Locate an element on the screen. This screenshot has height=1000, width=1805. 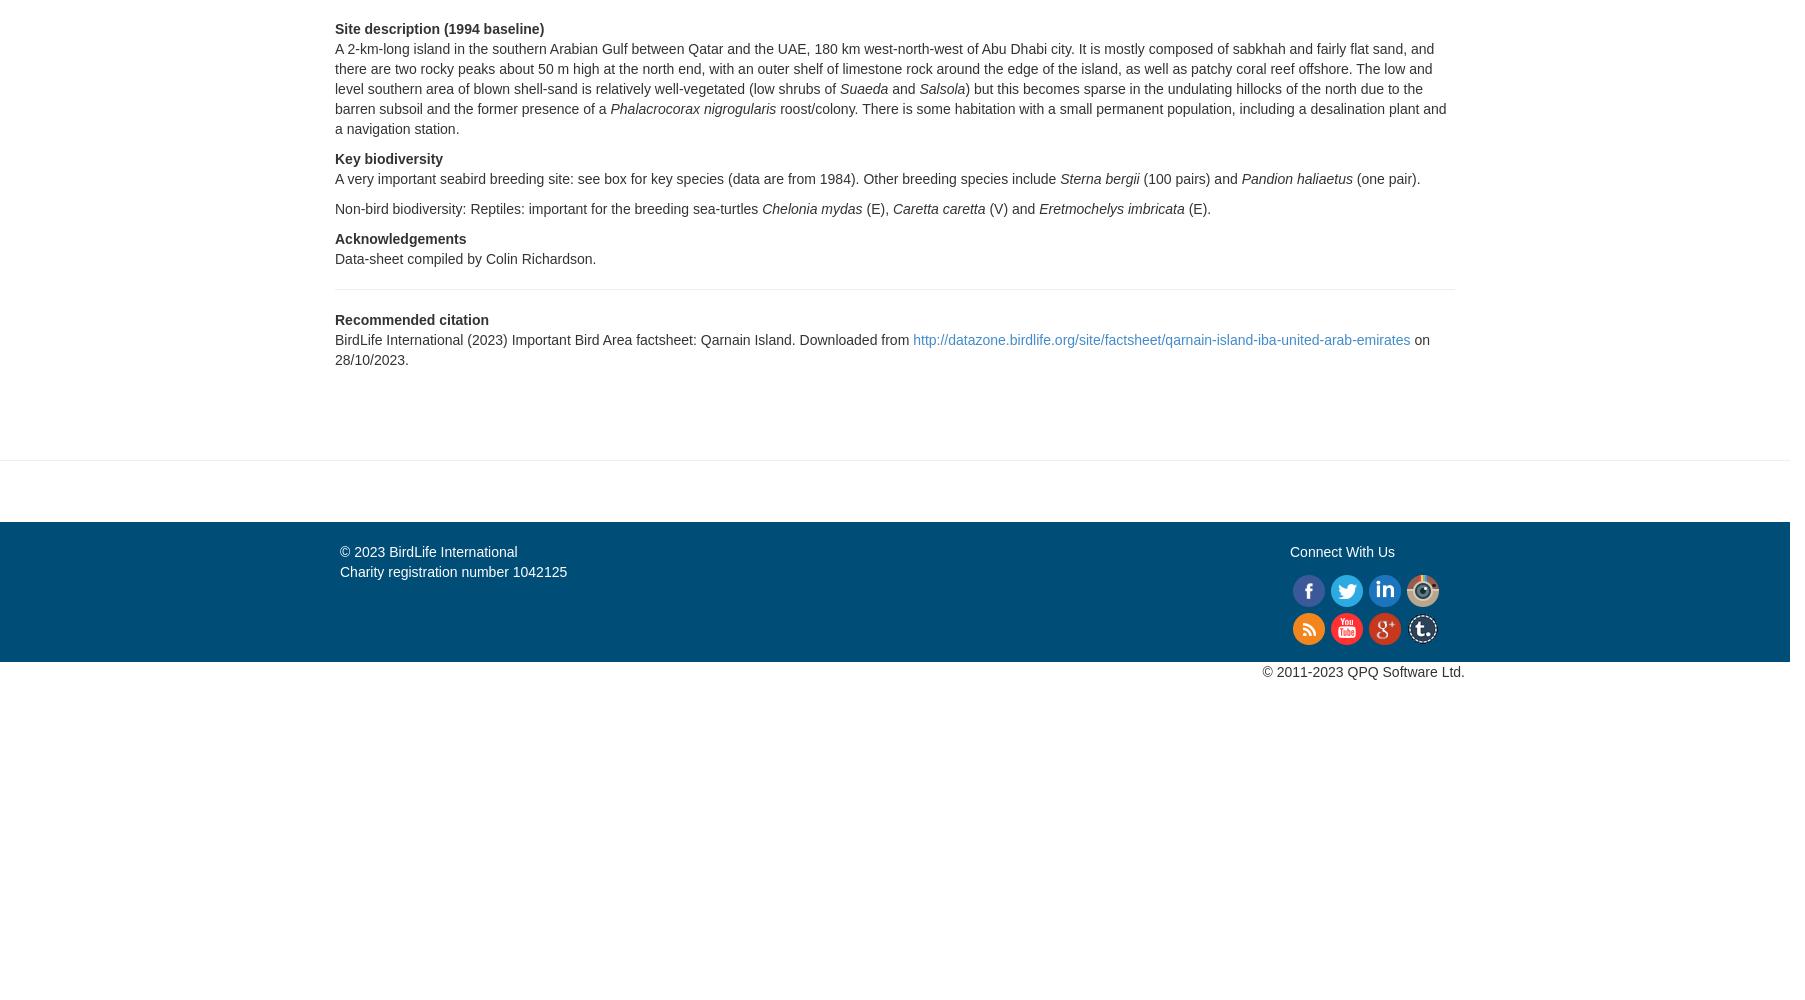
'Salsola' is located at coordinates (942, 88).